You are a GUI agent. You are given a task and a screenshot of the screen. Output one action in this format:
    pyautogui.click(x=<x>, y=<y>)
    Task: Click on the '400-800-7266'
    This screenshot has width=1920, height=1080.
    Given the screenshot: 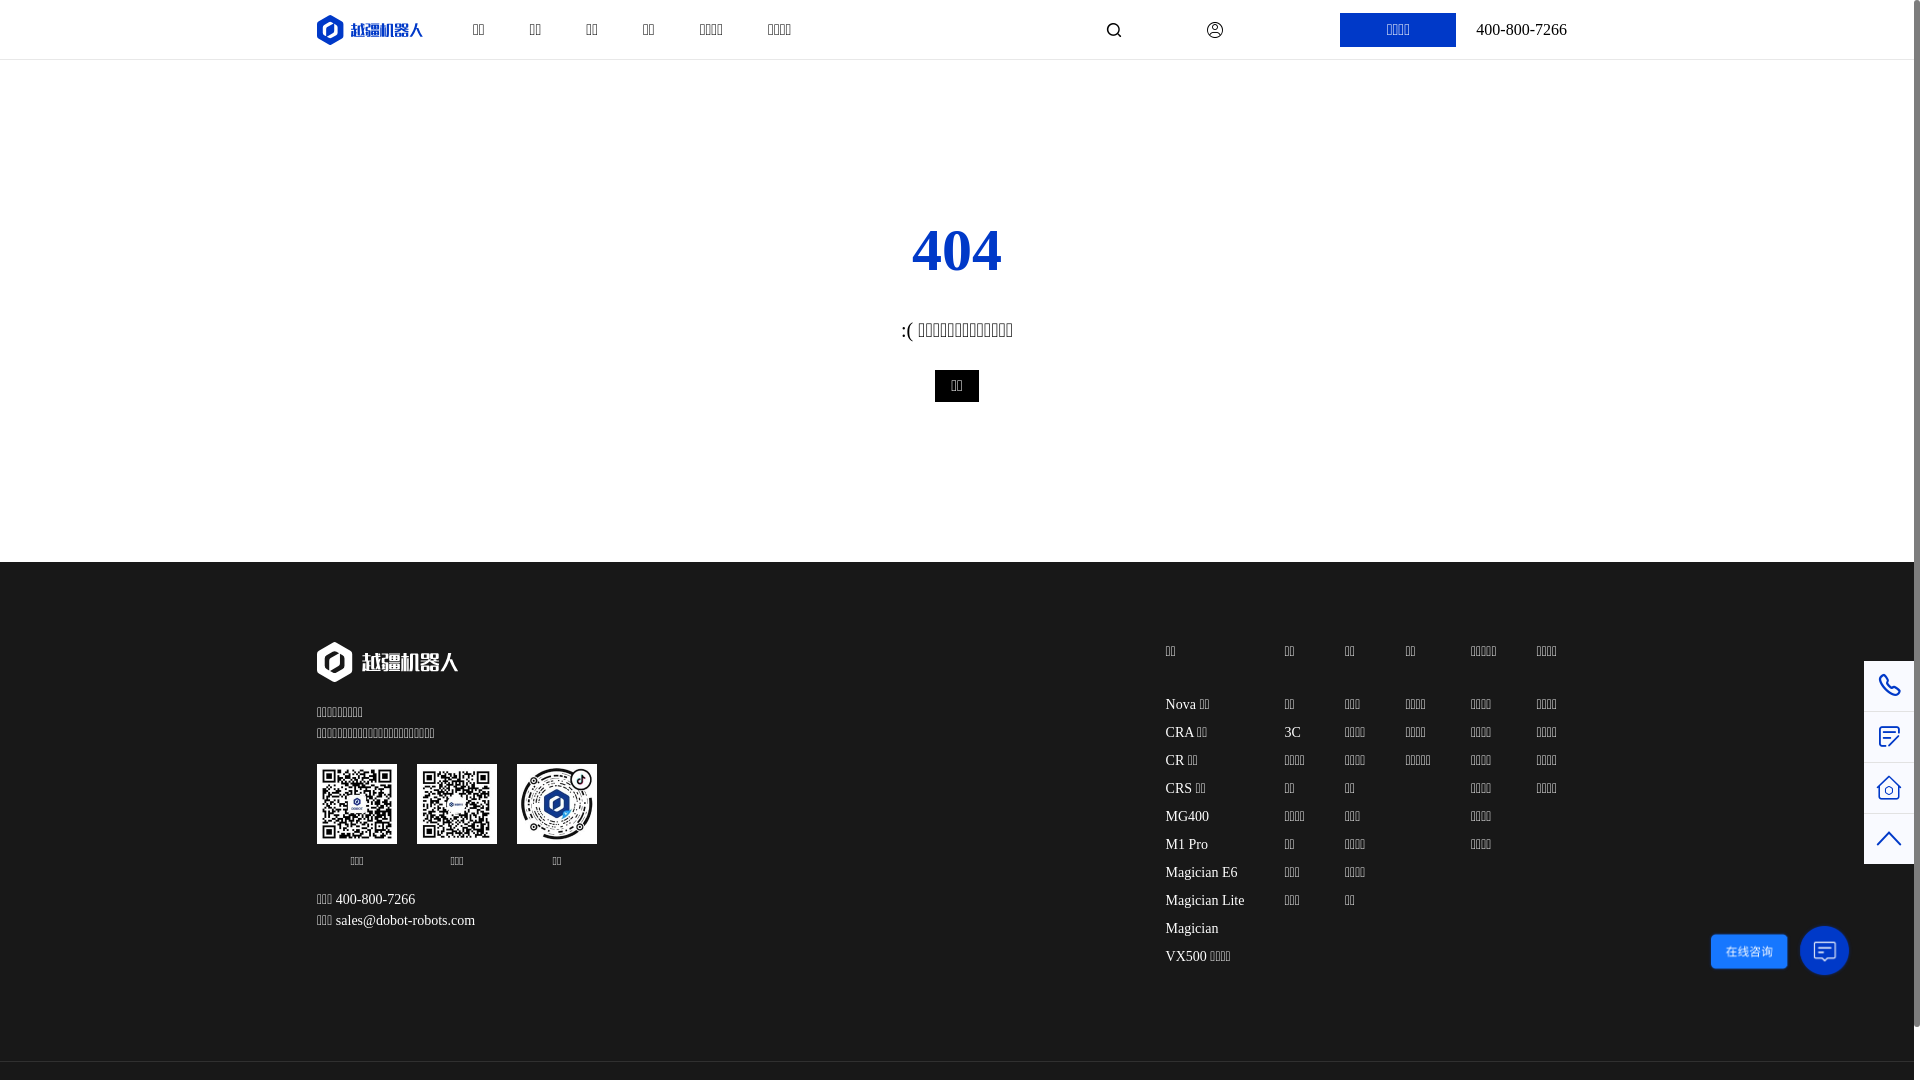 What is the action you would take?
    pyautogui.click(x=1520, y=30)
    